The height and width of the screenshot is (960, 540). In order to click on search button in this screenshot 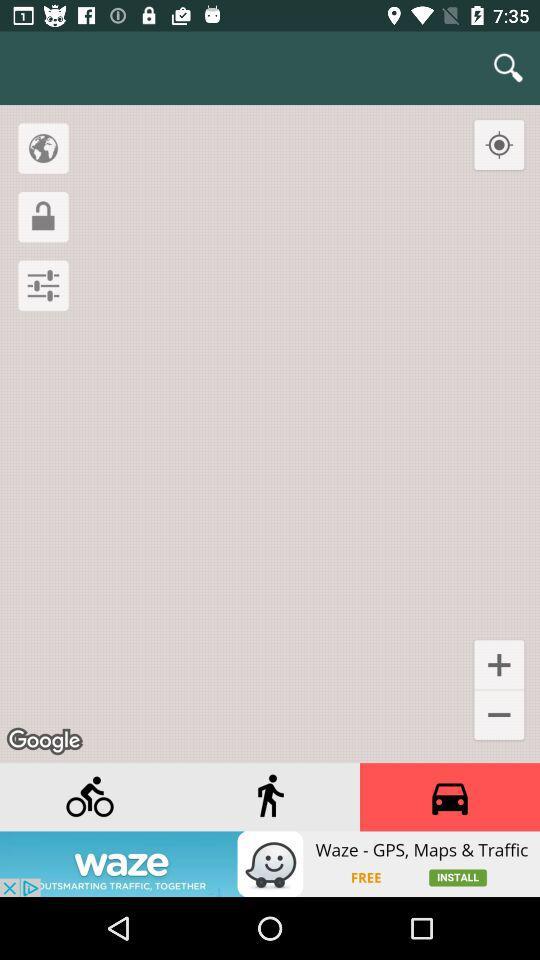, I will do `click(508, 68)`.